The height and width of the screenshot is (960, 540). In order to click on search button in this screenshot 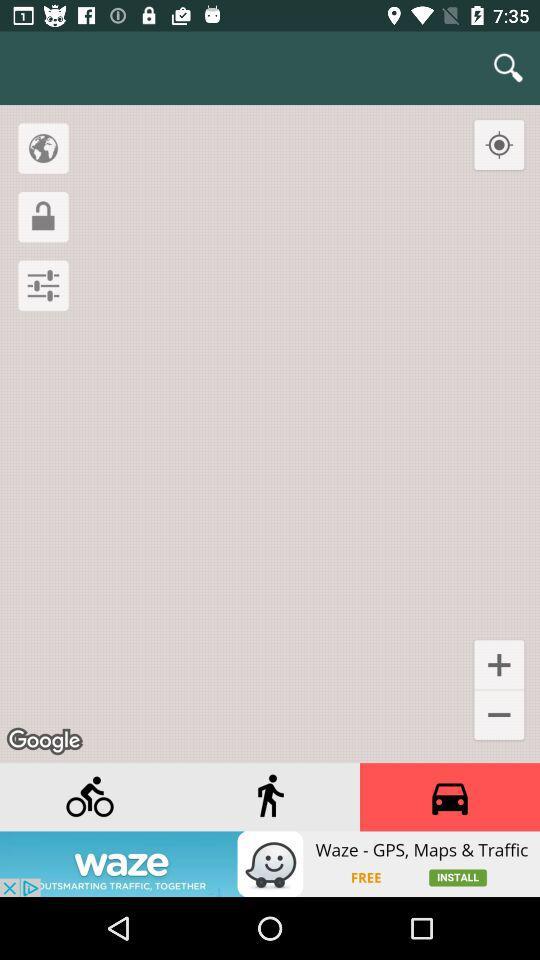, I will do `click(508, 68)`.